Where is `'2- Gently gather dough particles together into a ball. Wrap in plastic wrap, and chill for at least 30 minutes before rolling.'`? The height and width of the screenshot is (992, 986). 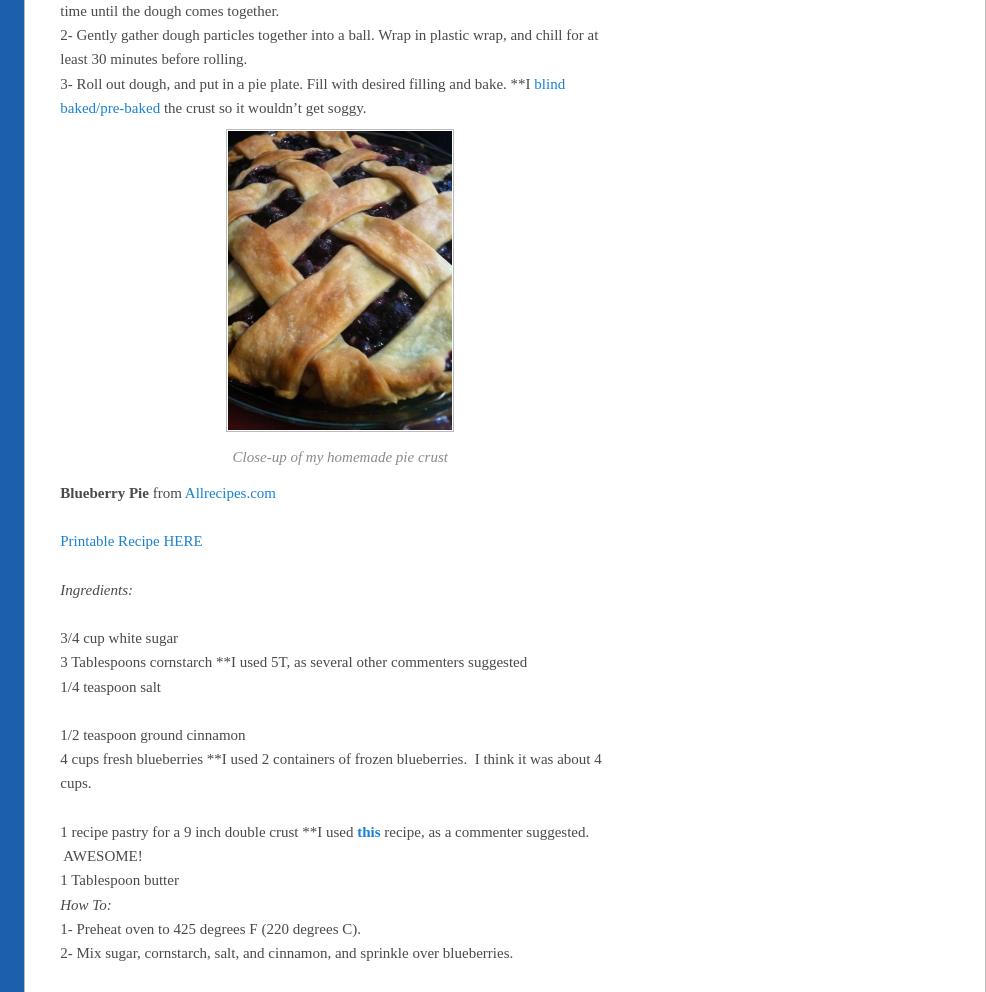 '2- Gently gather dough particles together into a ball. Wrap in plastic wrap, and chill for at least 30 minutes before rolling.' is located at coordinates (59, 47).